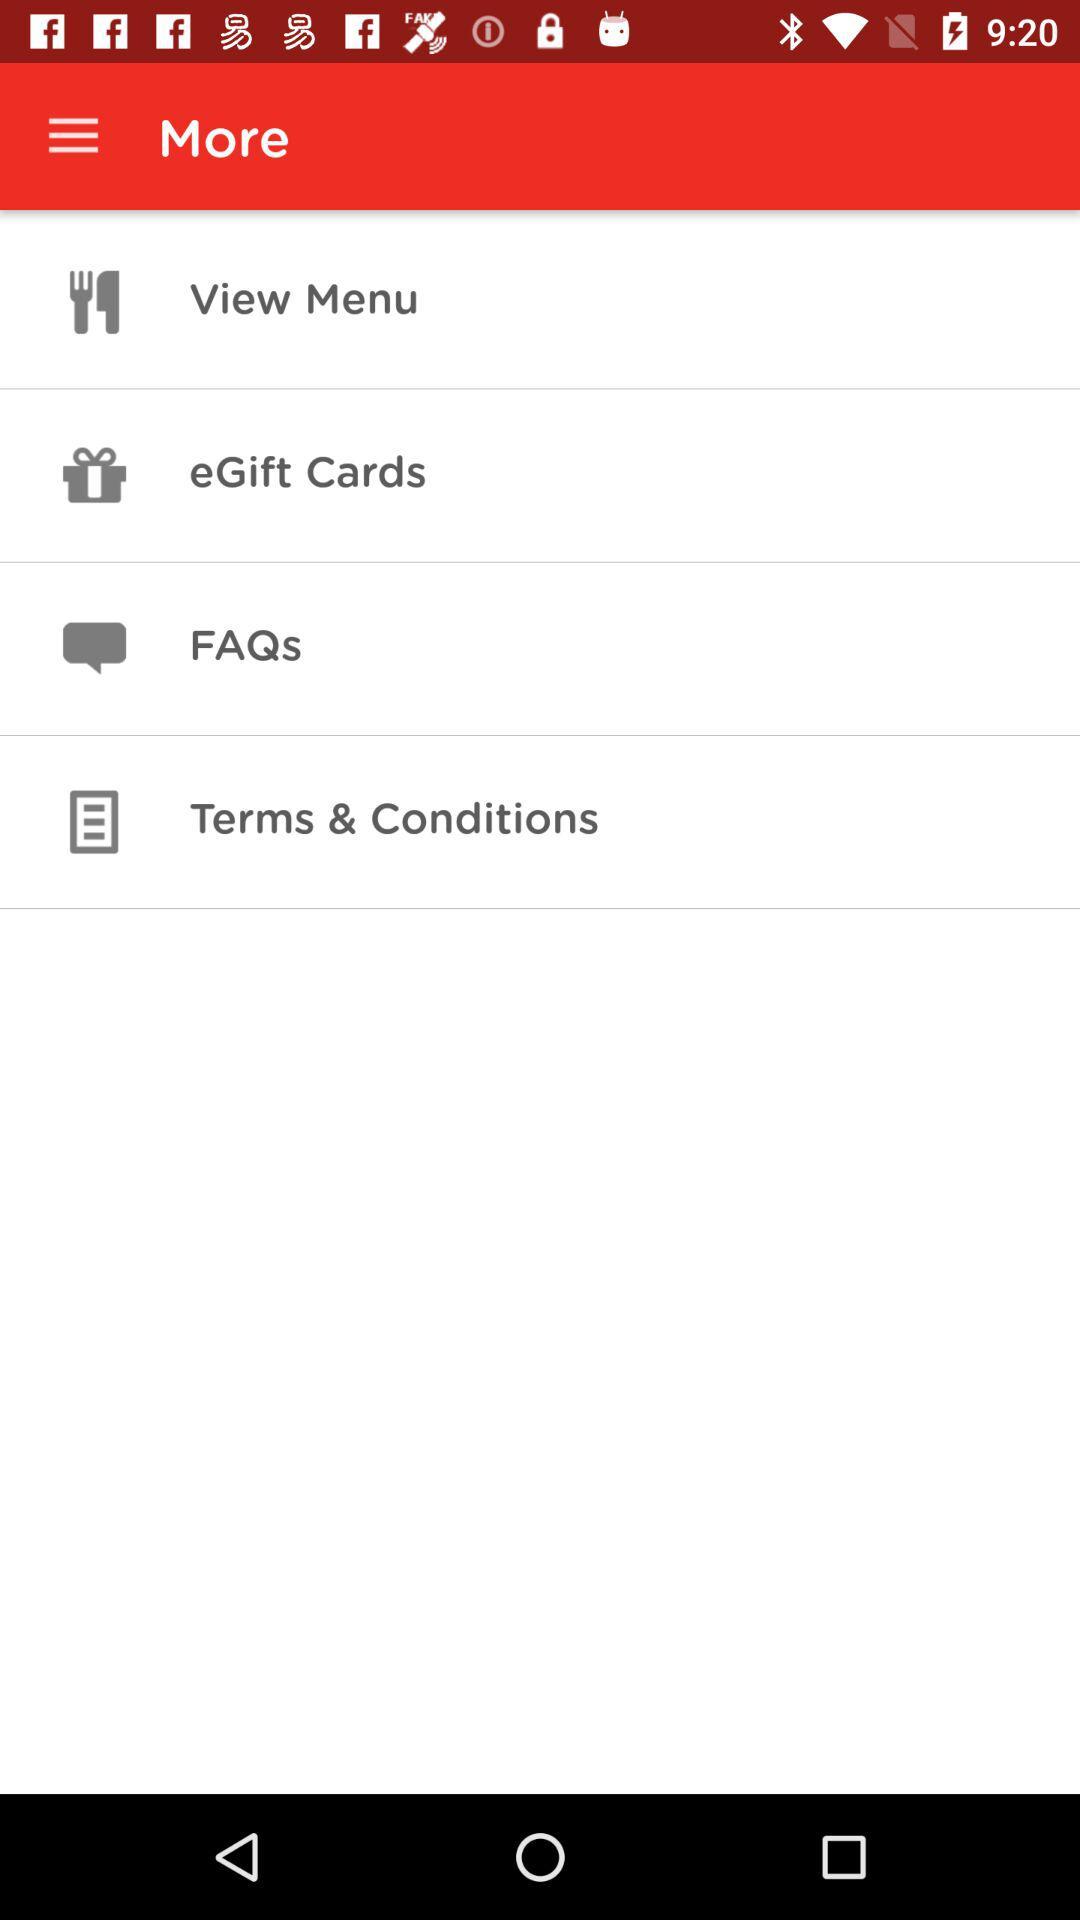 This screenshot has width=1080, height=1920. What do you see at coordinates (394, 821) in the screenshot?
I see `item at the center` at bounding box center [394, 821].